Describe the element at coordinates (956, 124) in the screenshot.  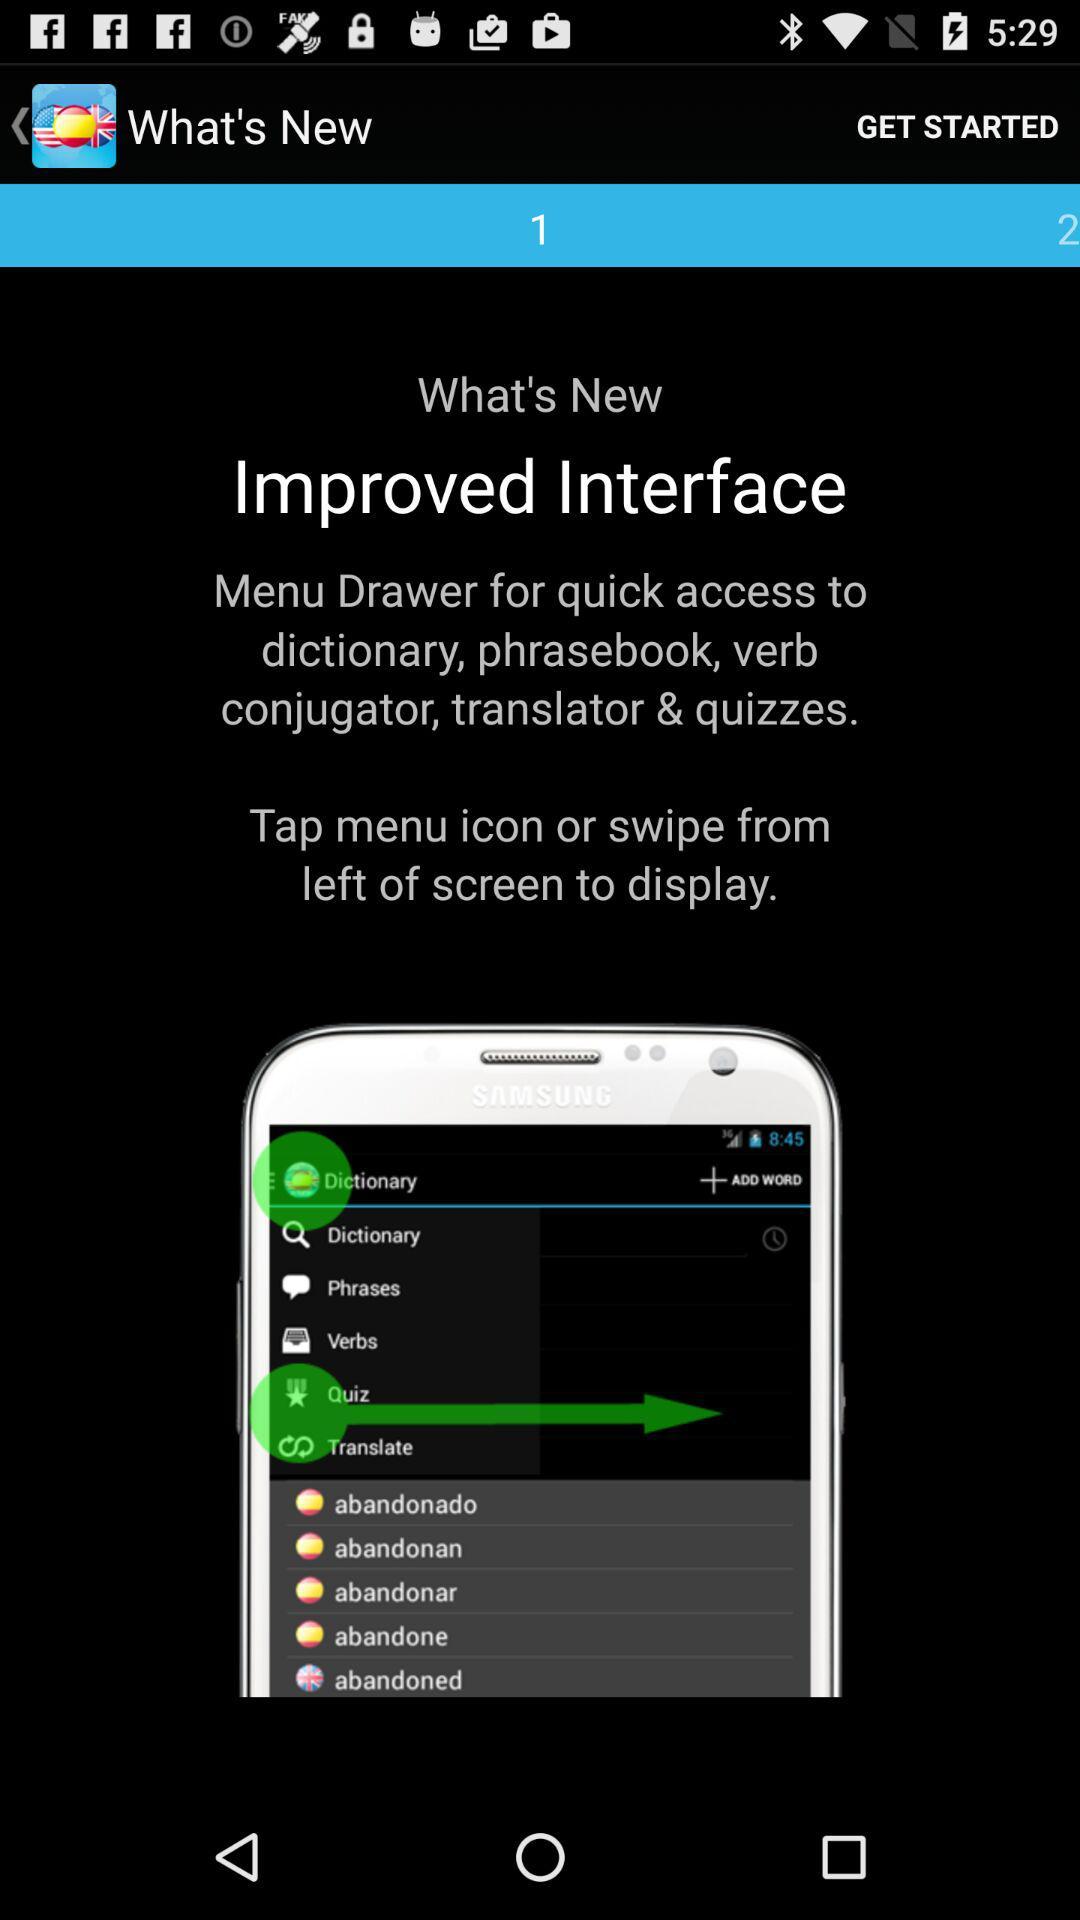
I see `get started item` at that location.